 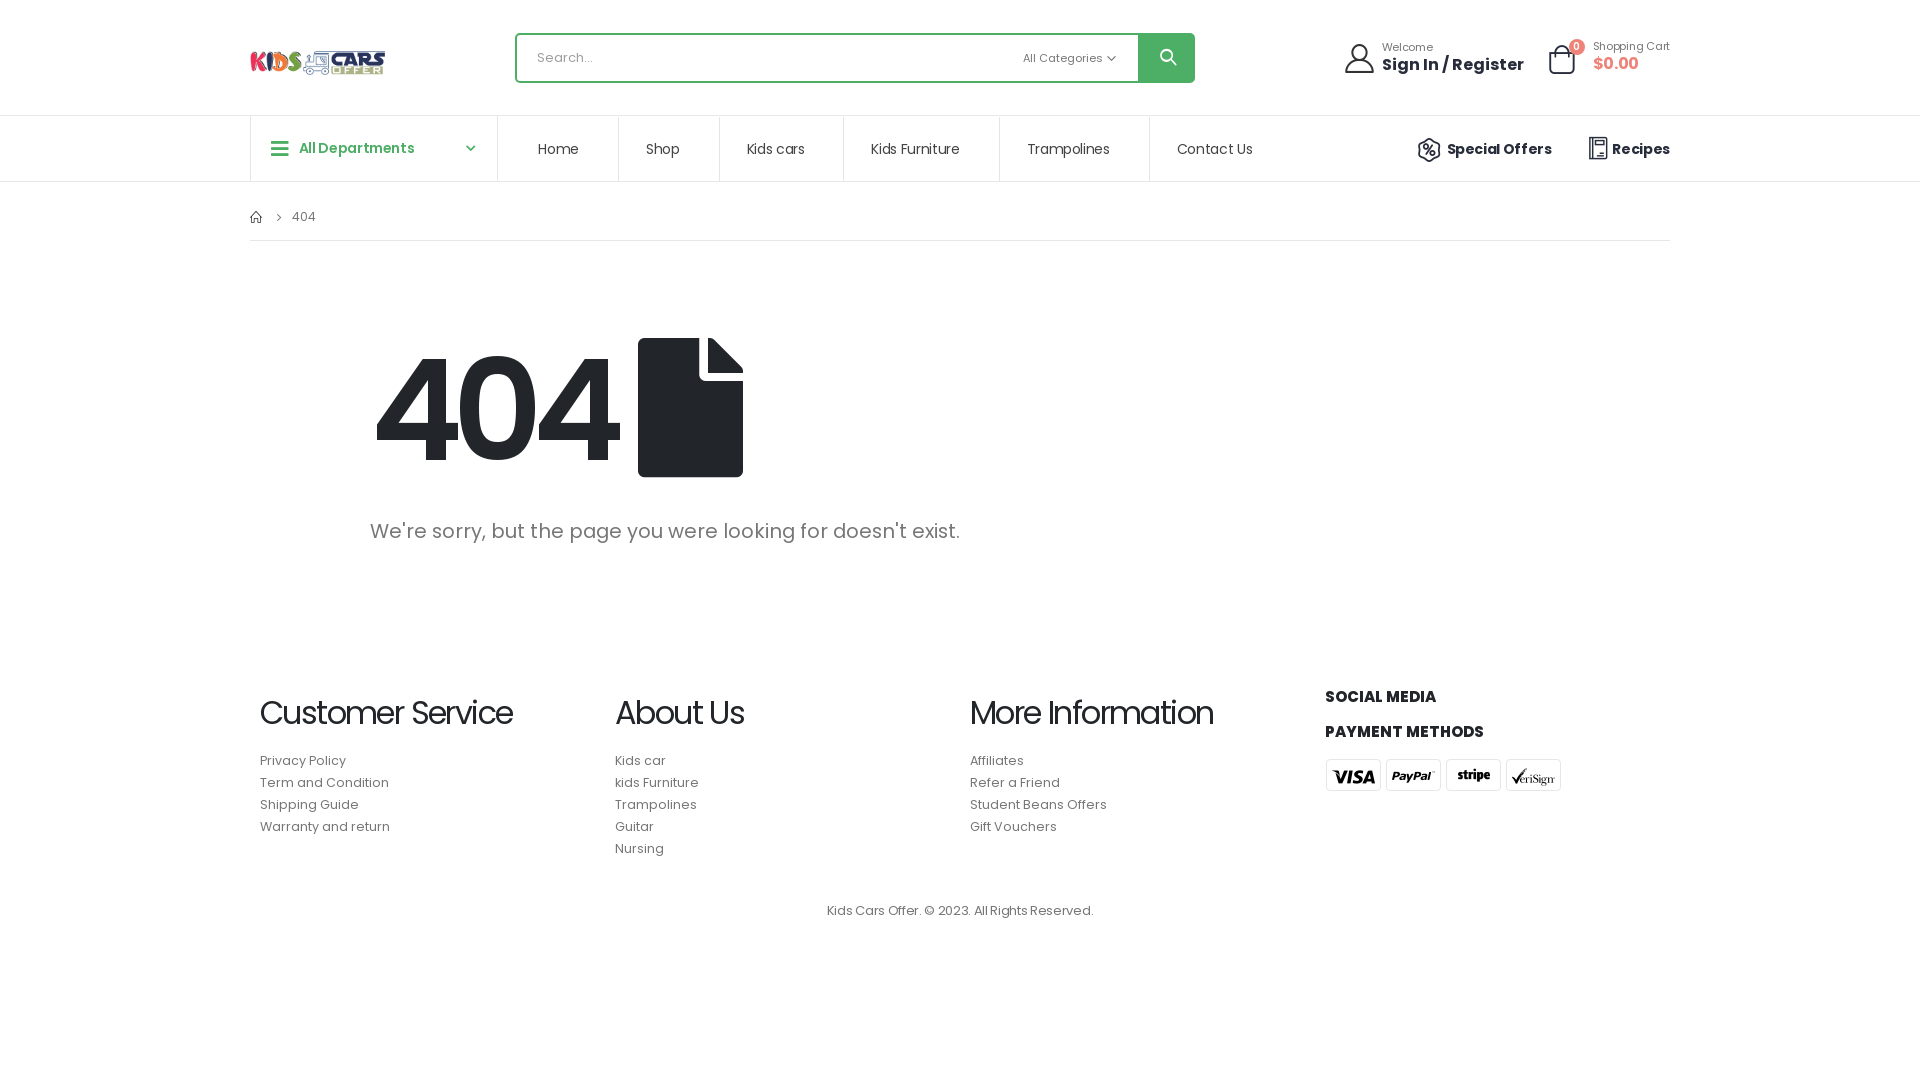 I want to click on 'Go to Home Page', so click(x=248, y=216).